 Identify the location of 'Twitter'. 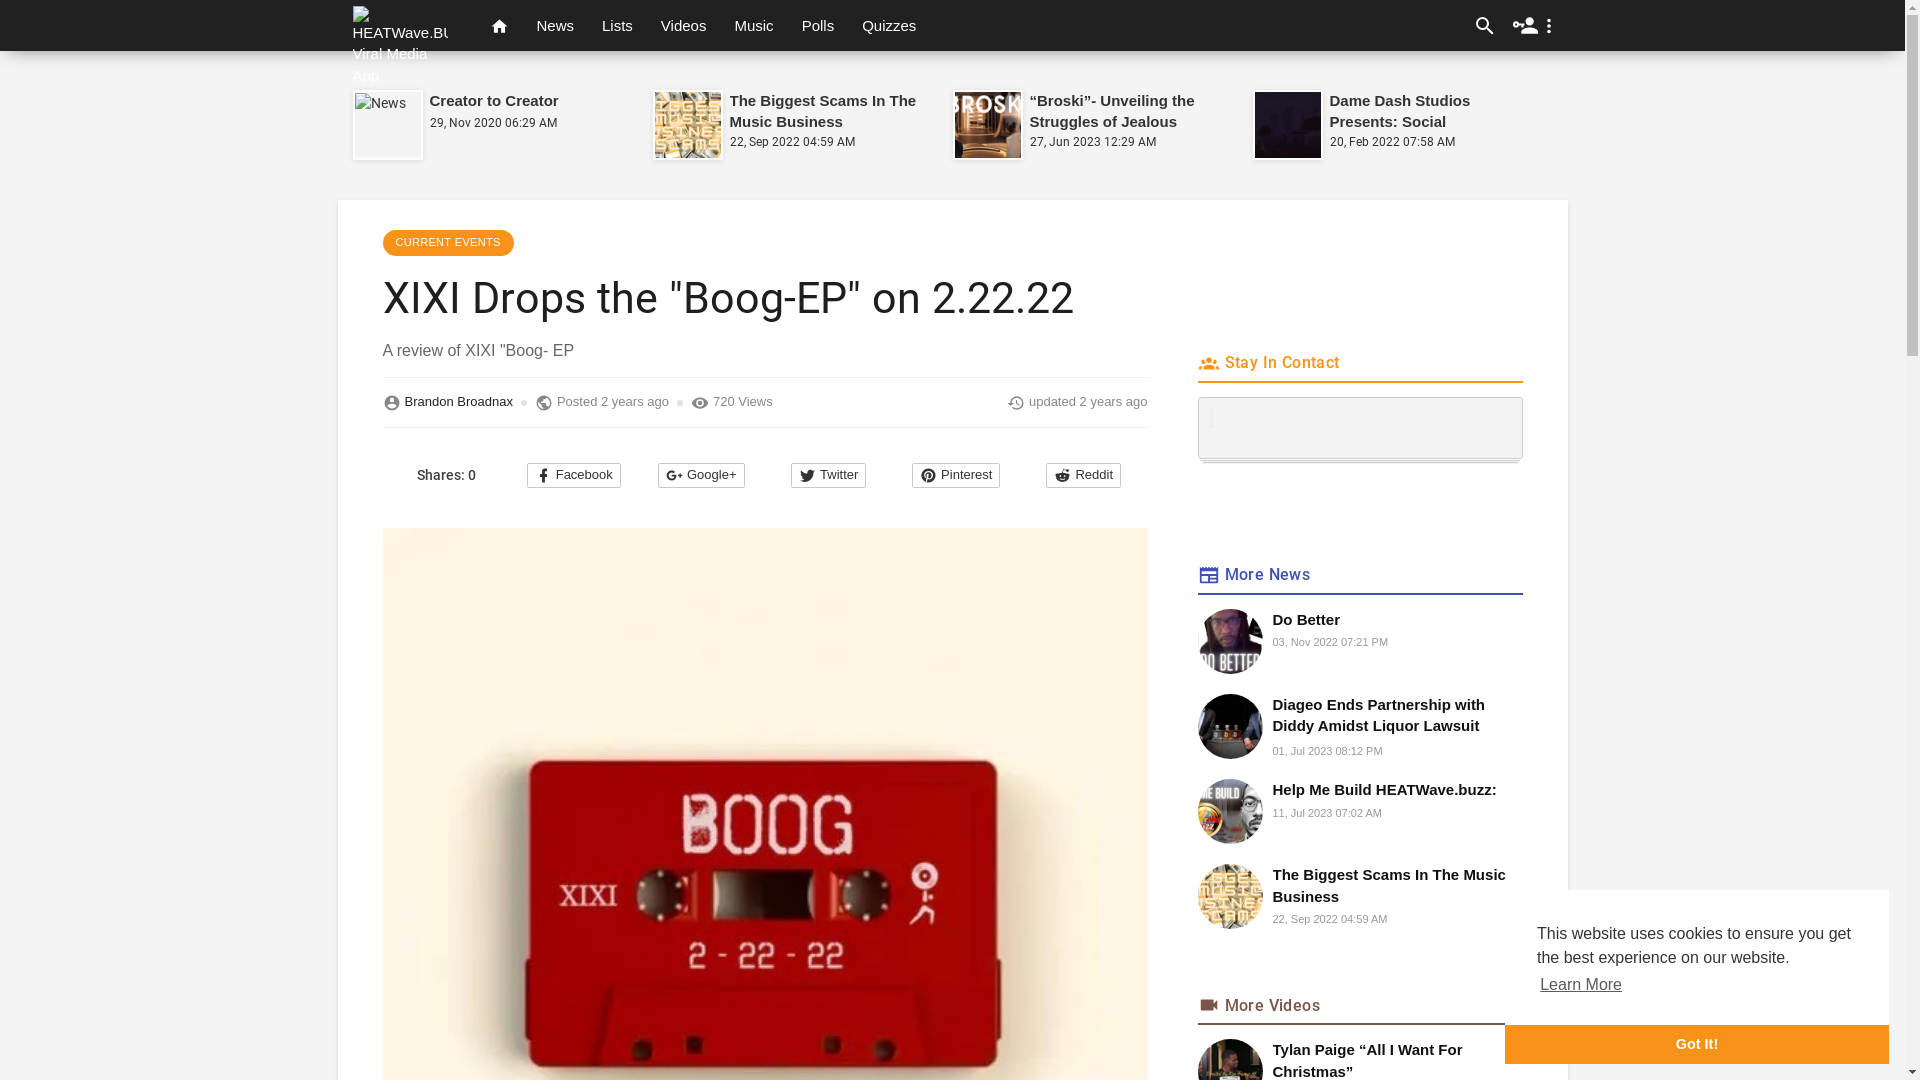
(828, 475).